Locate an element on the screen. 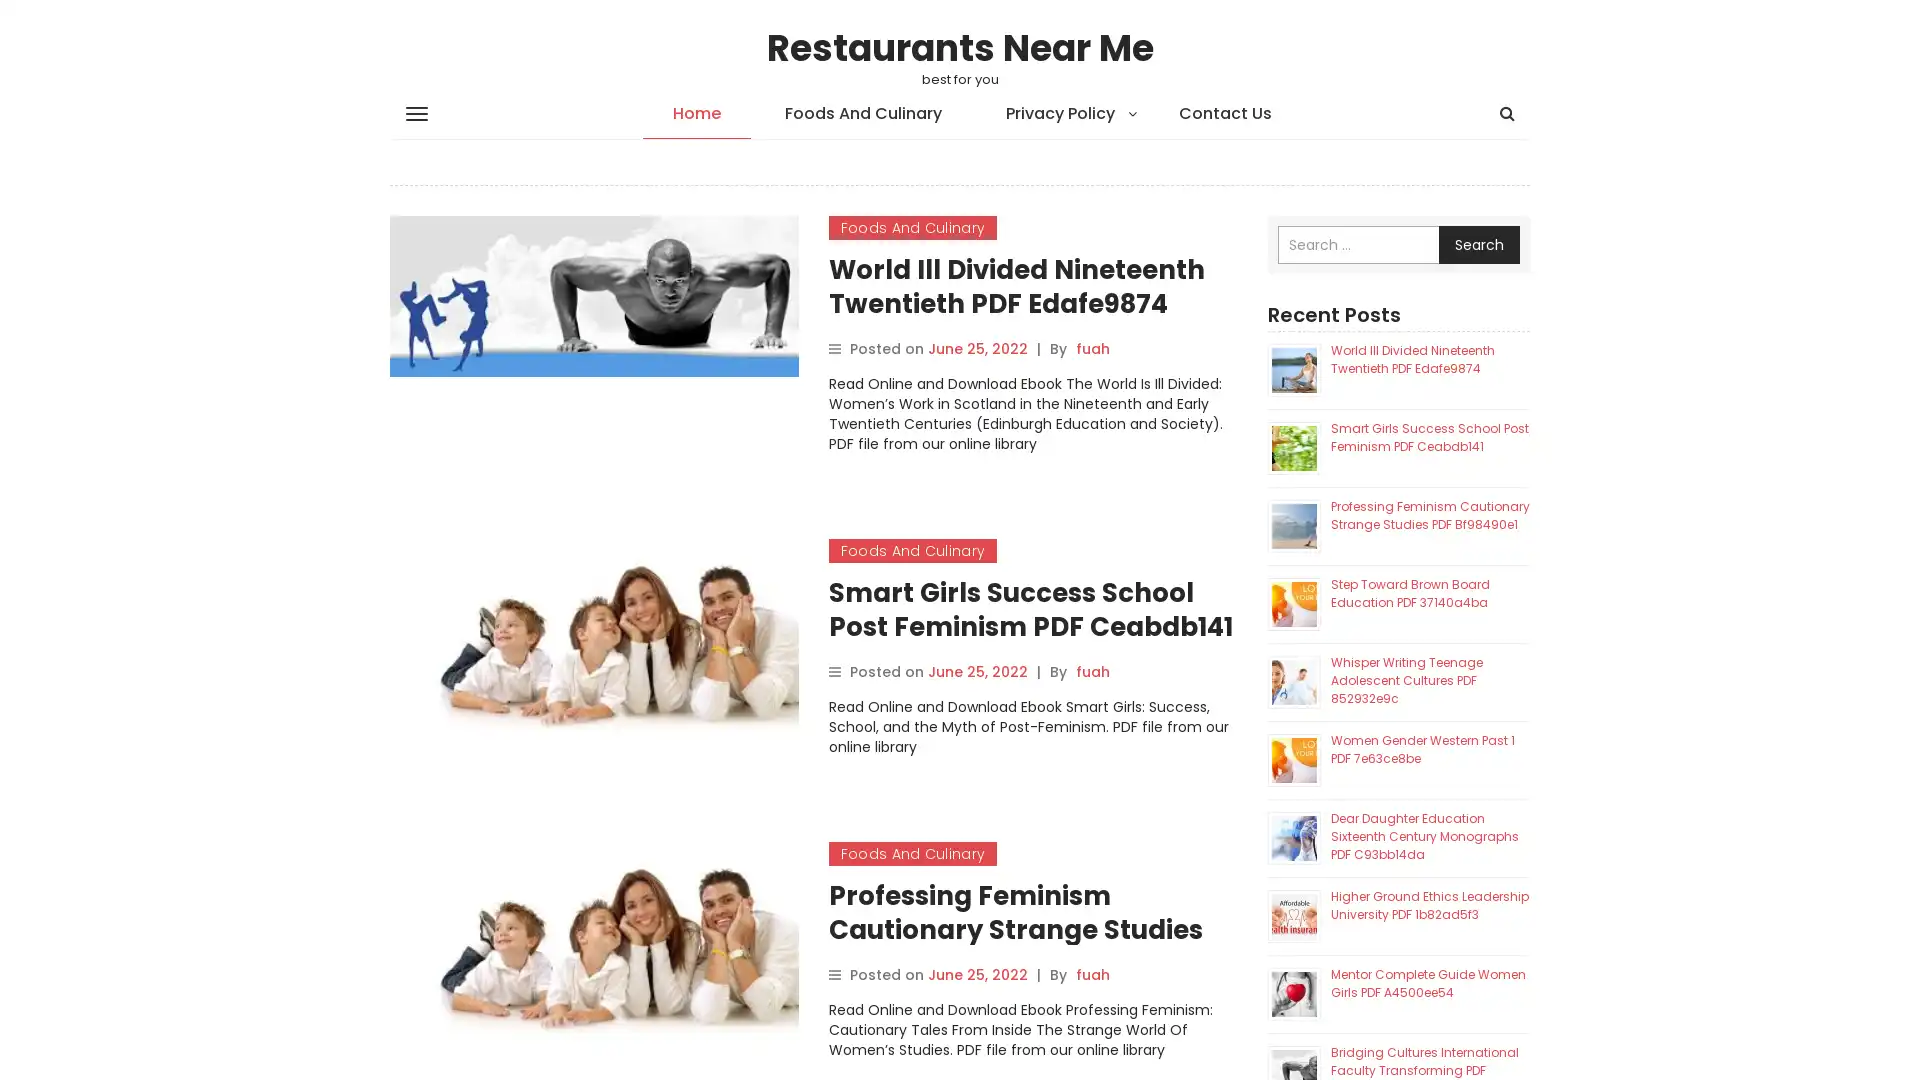 This screenshot has width=1920, height=1080. Search is located at coordinates (1479, 244).